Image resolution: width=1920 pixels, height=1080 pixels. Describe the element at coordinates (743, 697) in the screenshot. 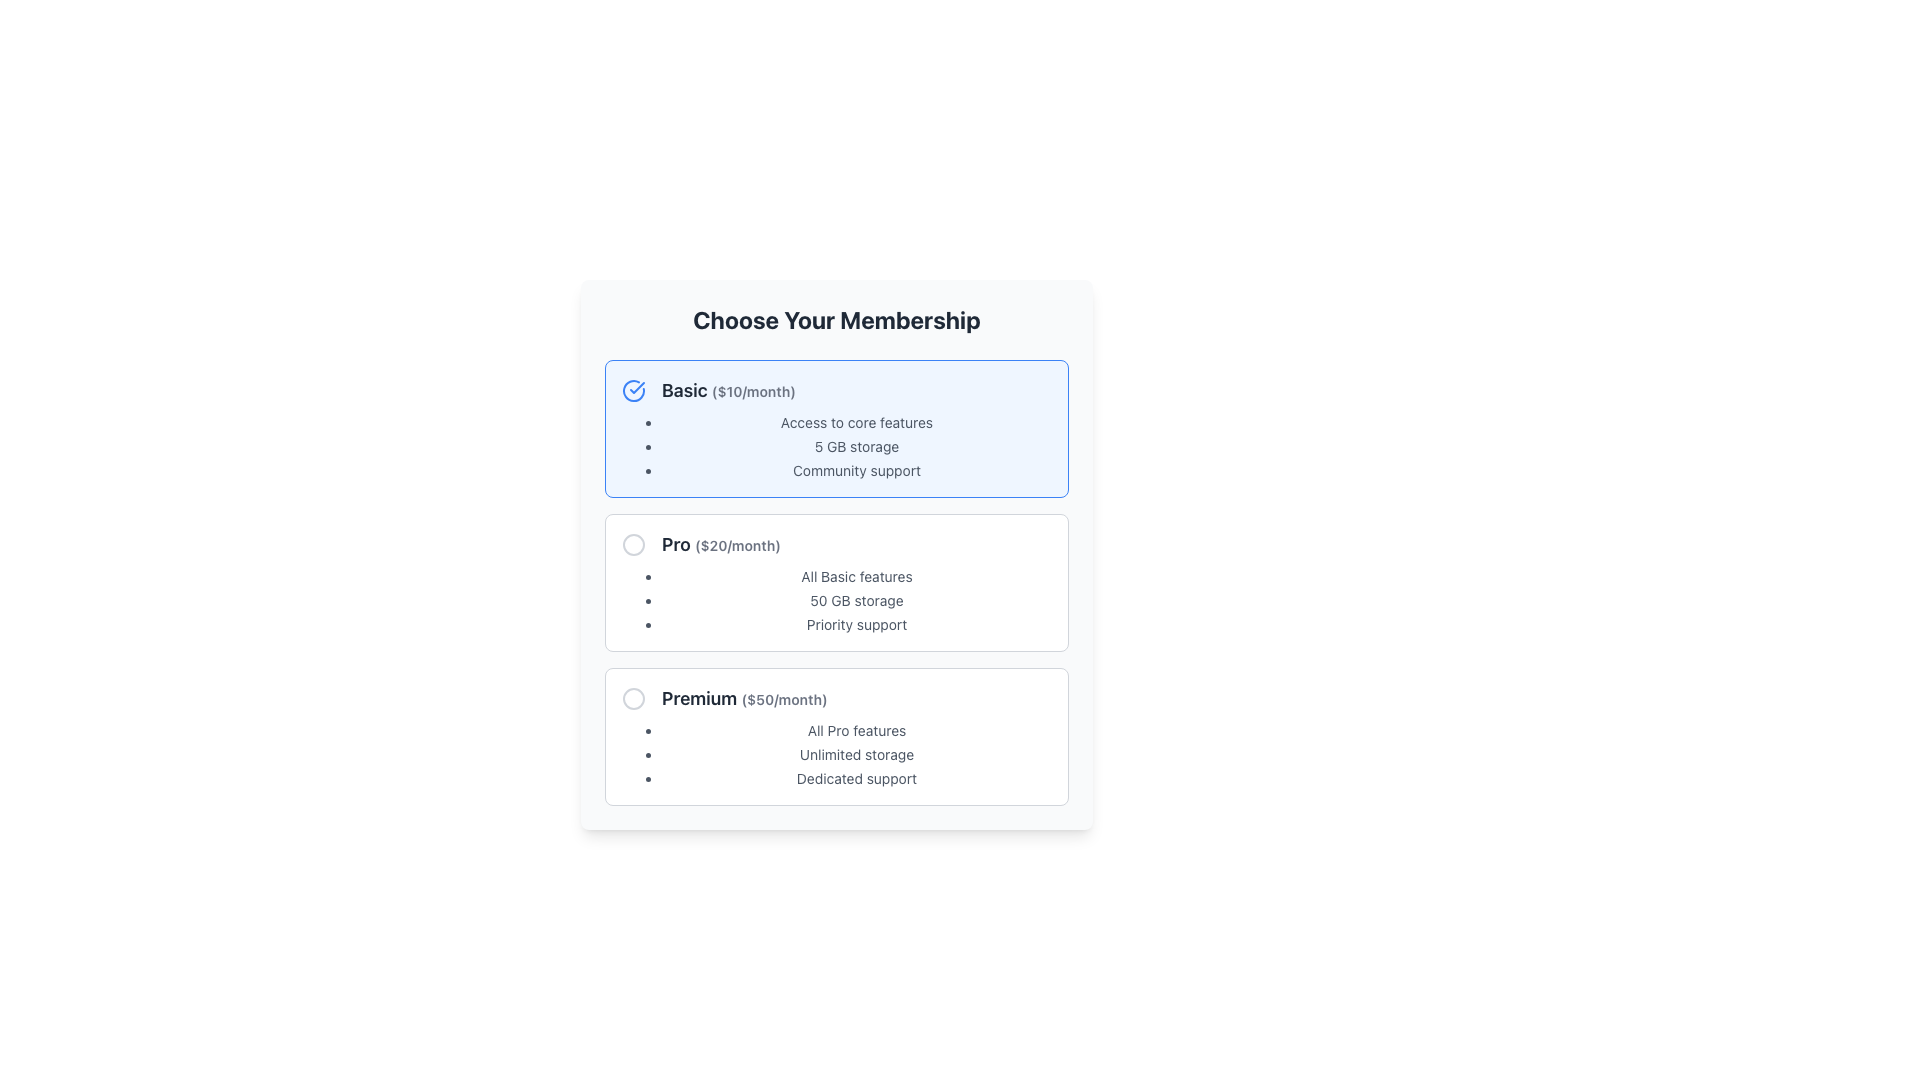

I see `the 'Premium ($50/month)' text label, which is the third membership option in a vertical list, styled with bold and large font` at that location.